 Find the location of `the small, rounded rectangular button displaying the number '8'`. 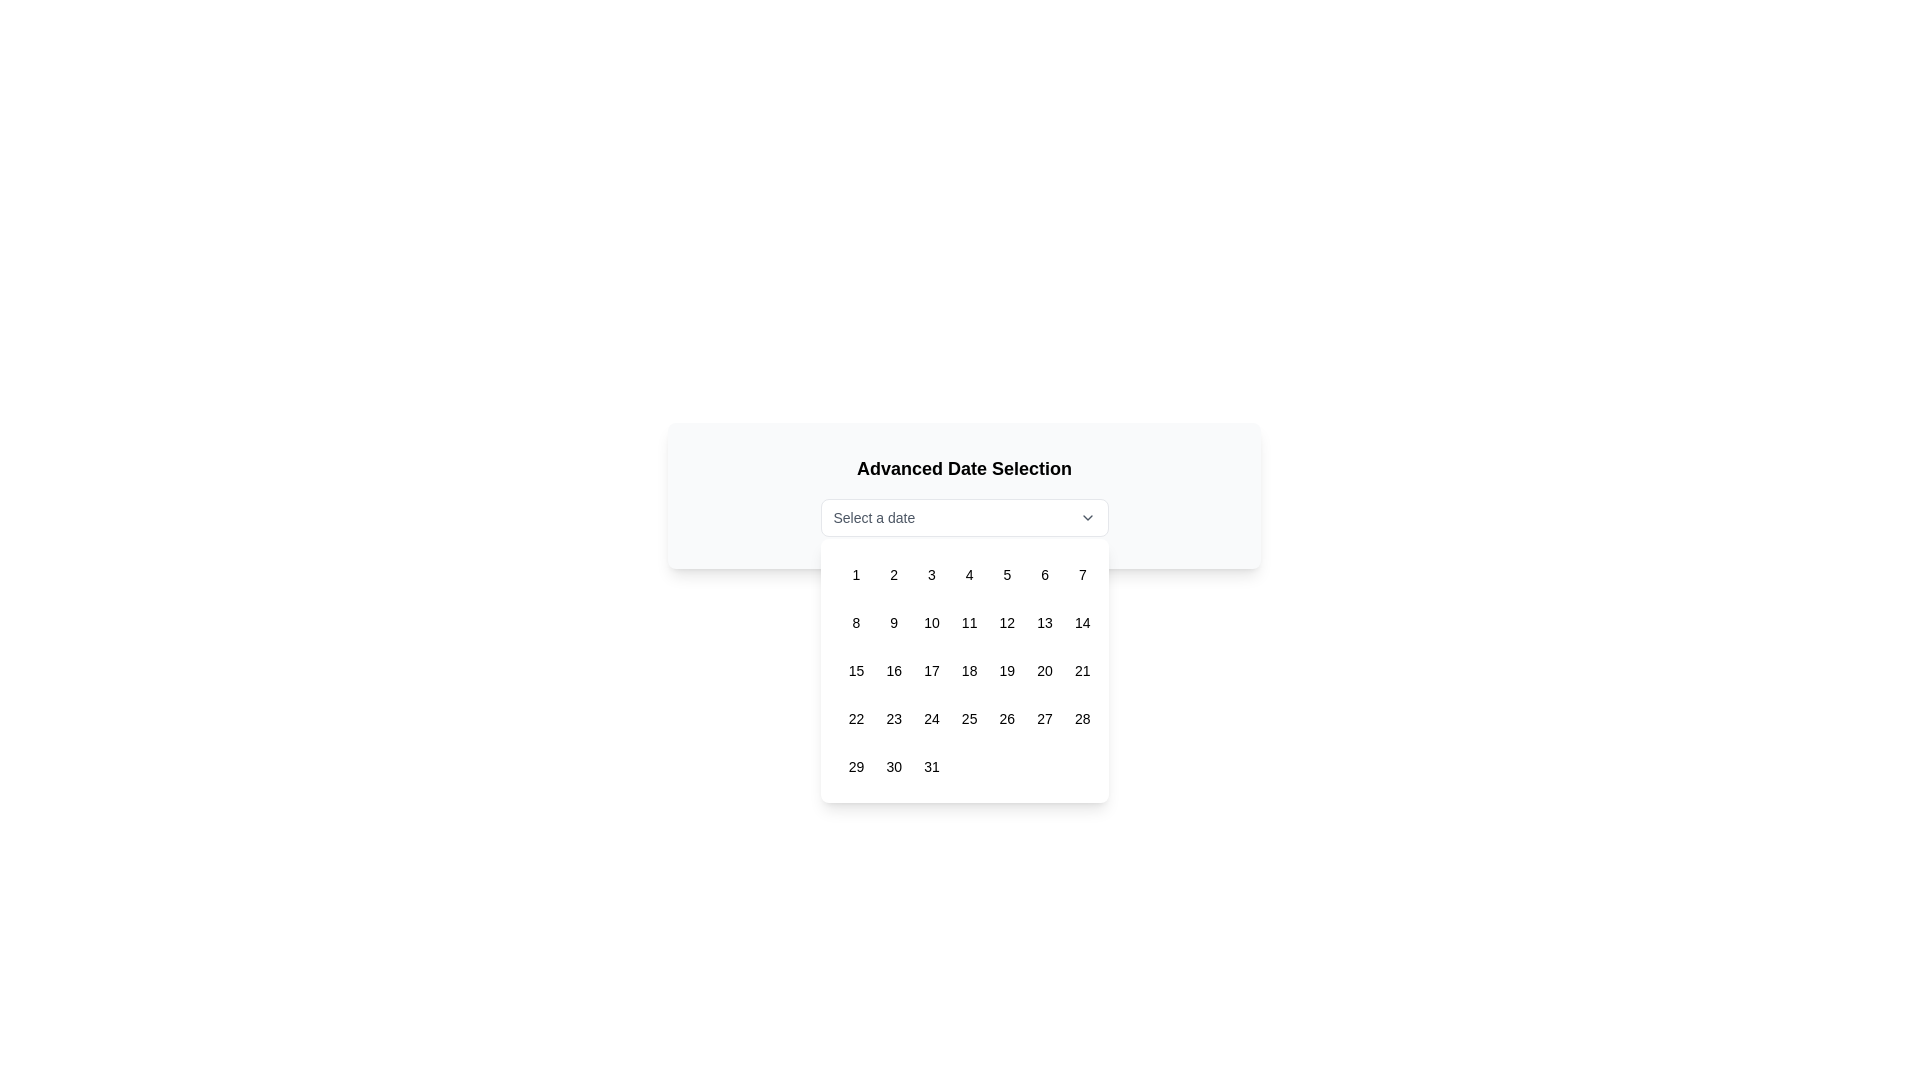

the small, rounded rectangular button displaying the number '8' is located at coordinates (856, 622).